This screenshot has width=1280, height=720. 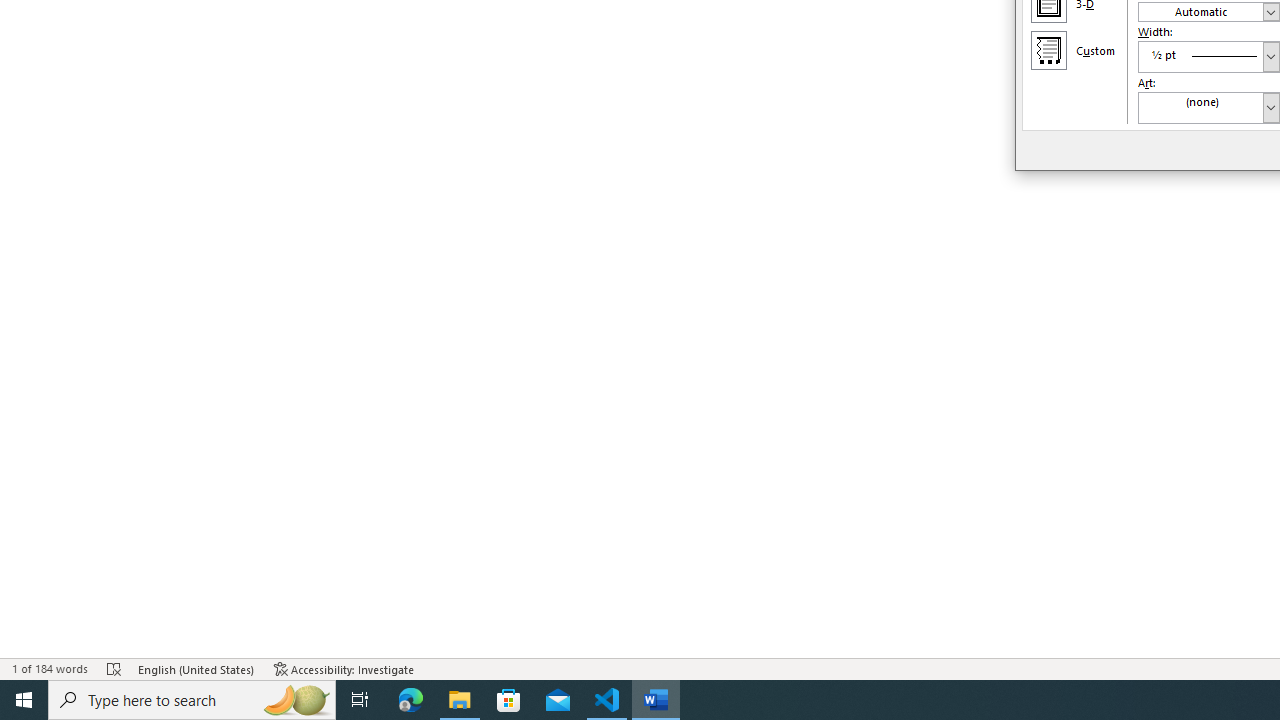 I want to click on 'Word Count 1 of 184 words', so click(x=49, y=669).